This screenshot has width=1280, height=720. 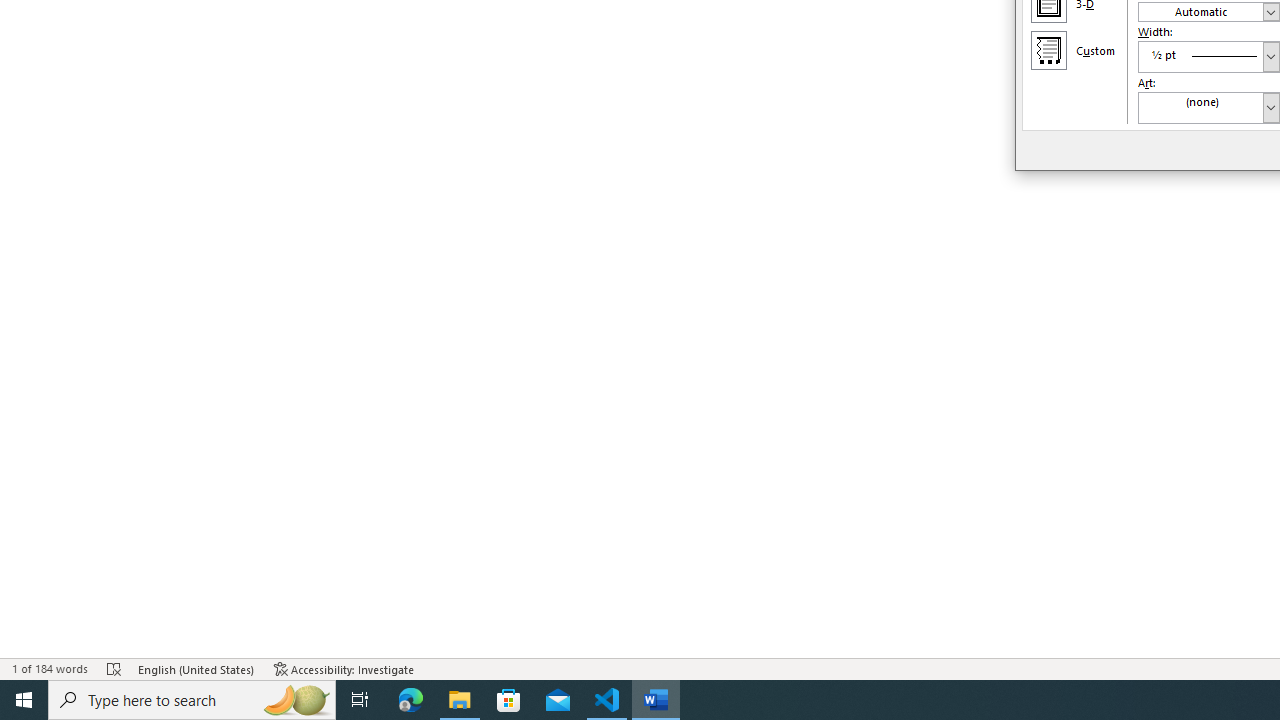 I want to click on 'Word Count 1 of 184 words', so click(x=49, y=669).